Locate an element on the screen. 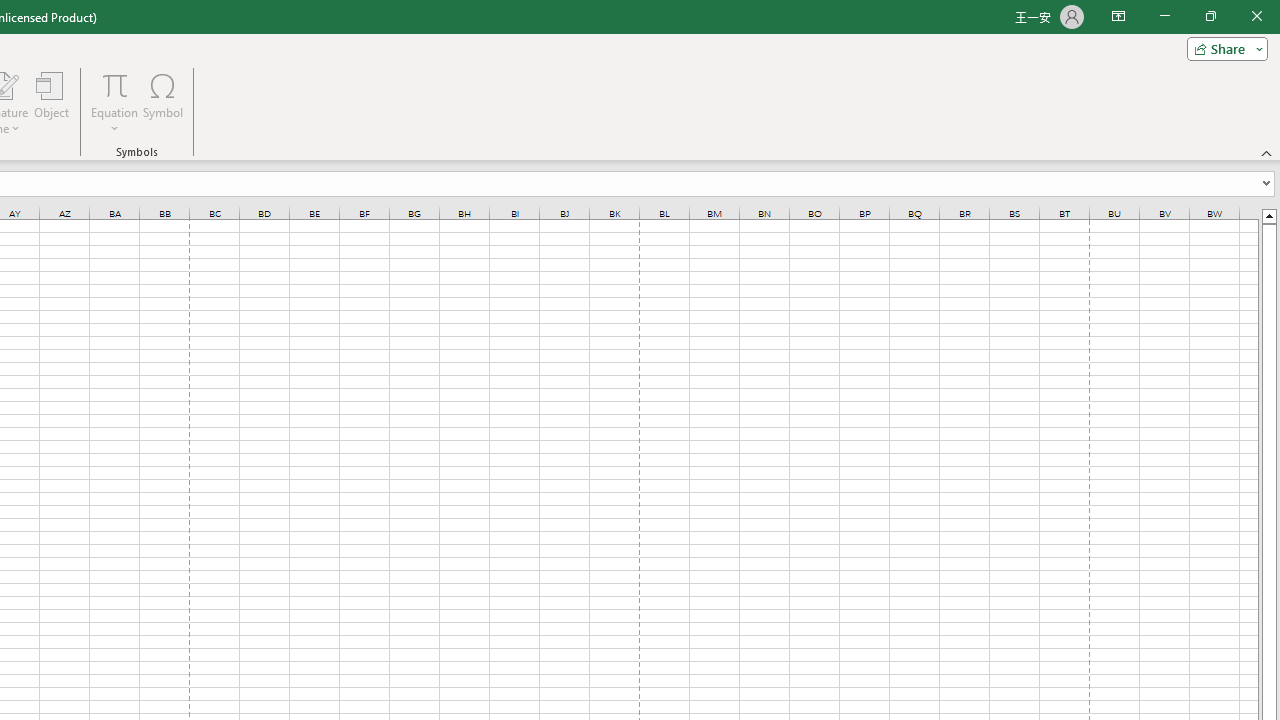 The height and width of the screenshot is (720, 1280). 'Share' is located at coordinates (1222, 47).